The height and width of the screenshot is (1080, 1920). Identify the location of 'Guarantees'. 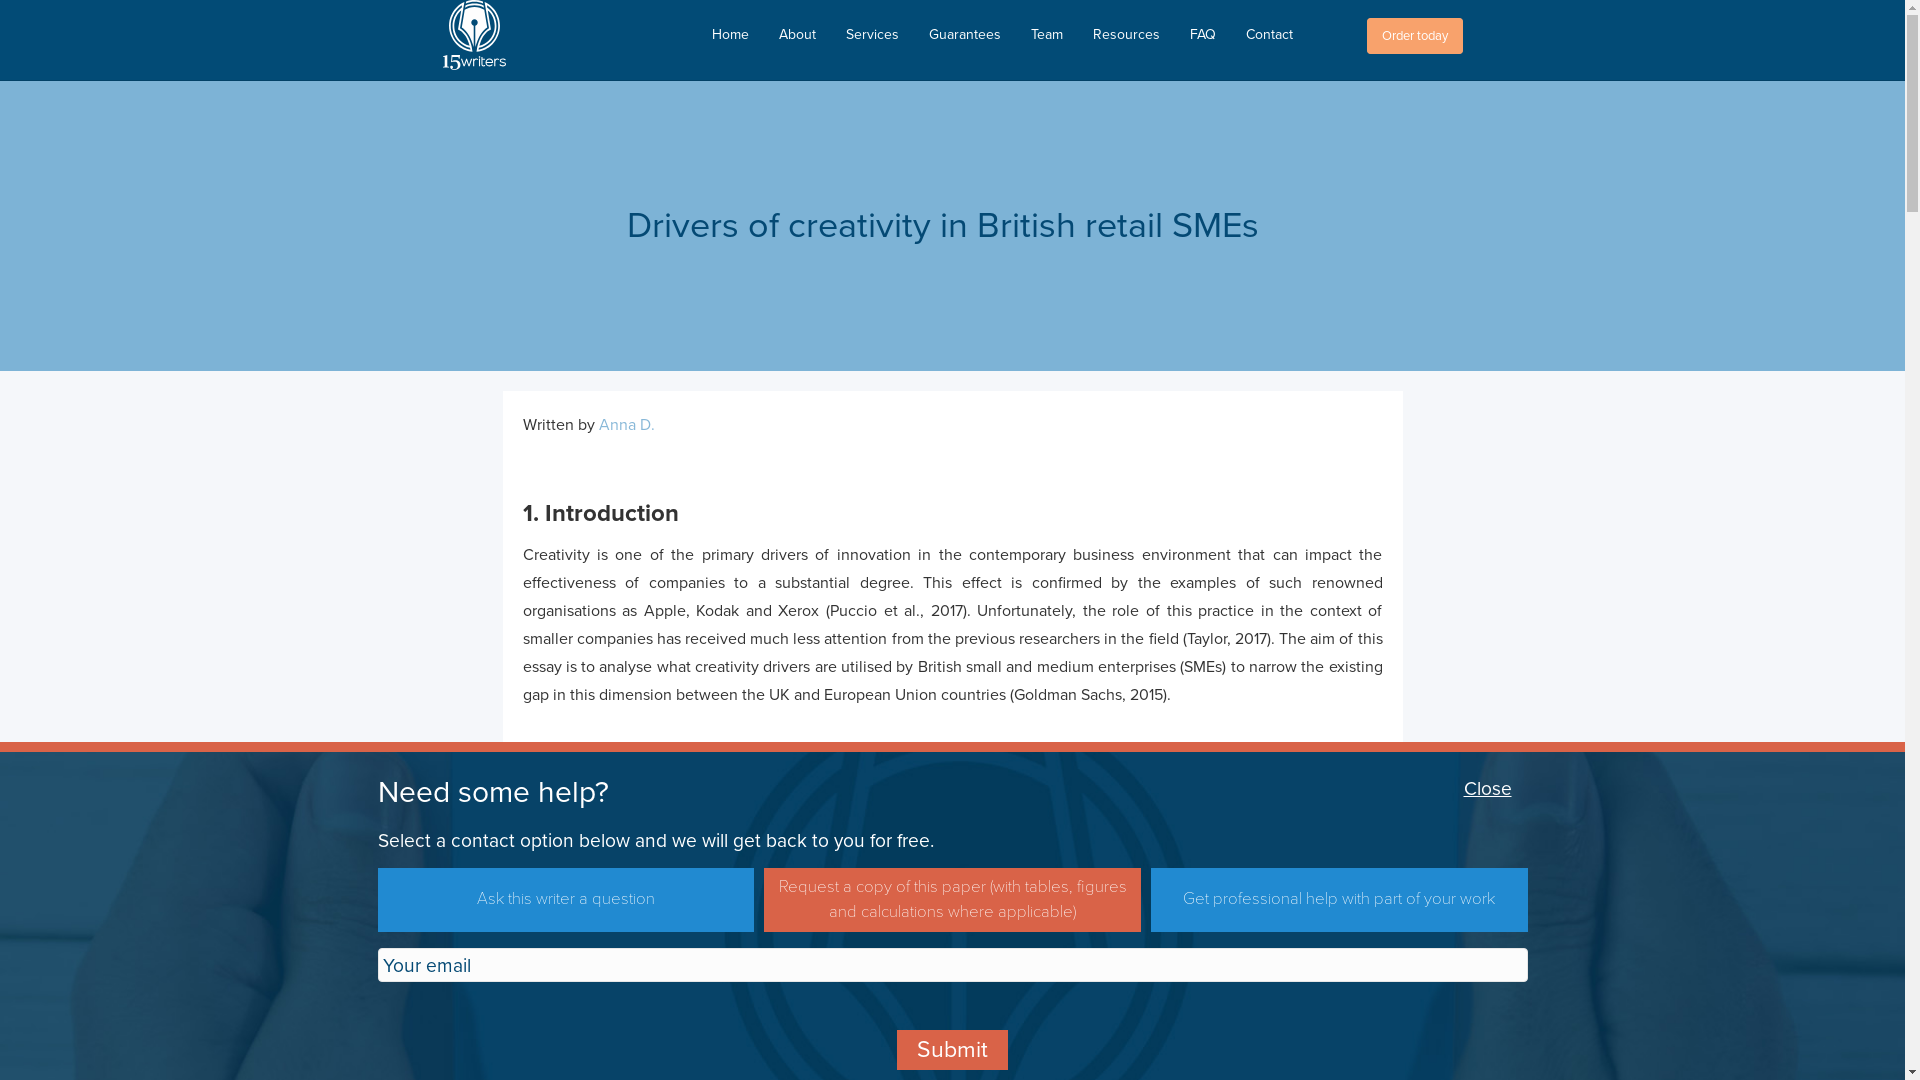
(964, 34).